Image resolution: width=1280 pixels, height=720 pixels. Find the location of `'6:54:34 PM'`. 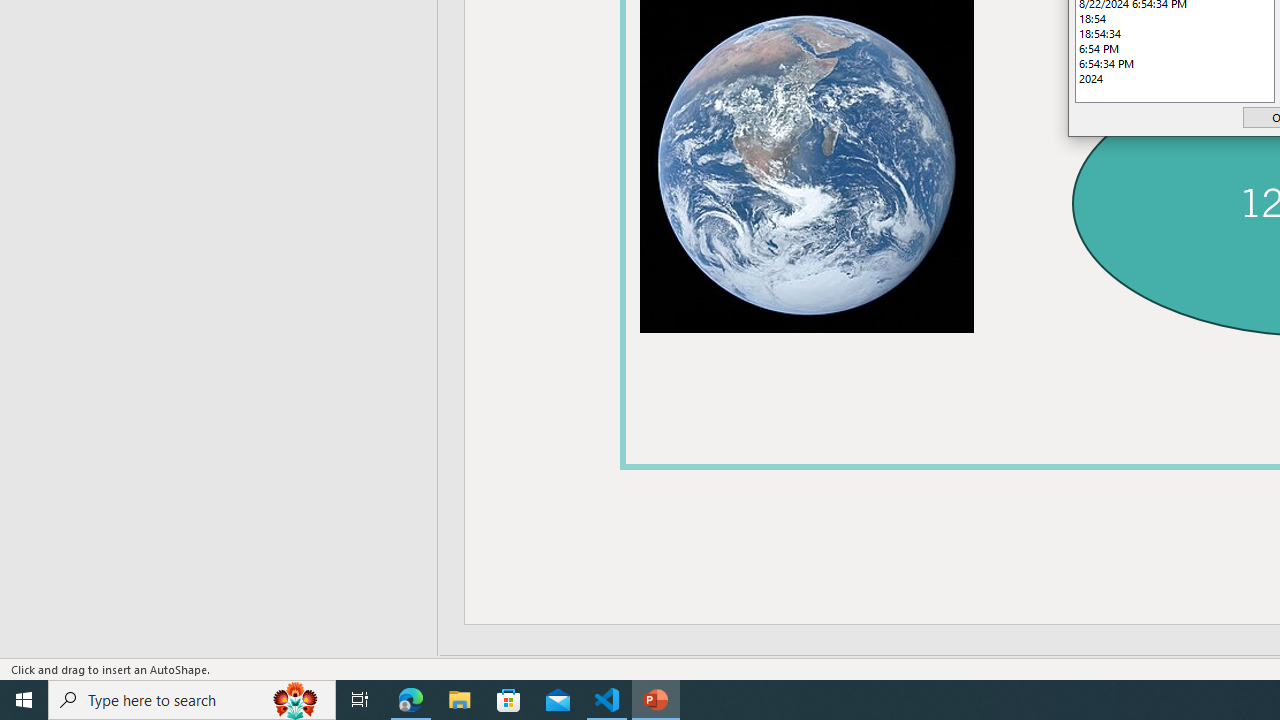

'6:54:34 PM' is located at coordinates (1175, 62).